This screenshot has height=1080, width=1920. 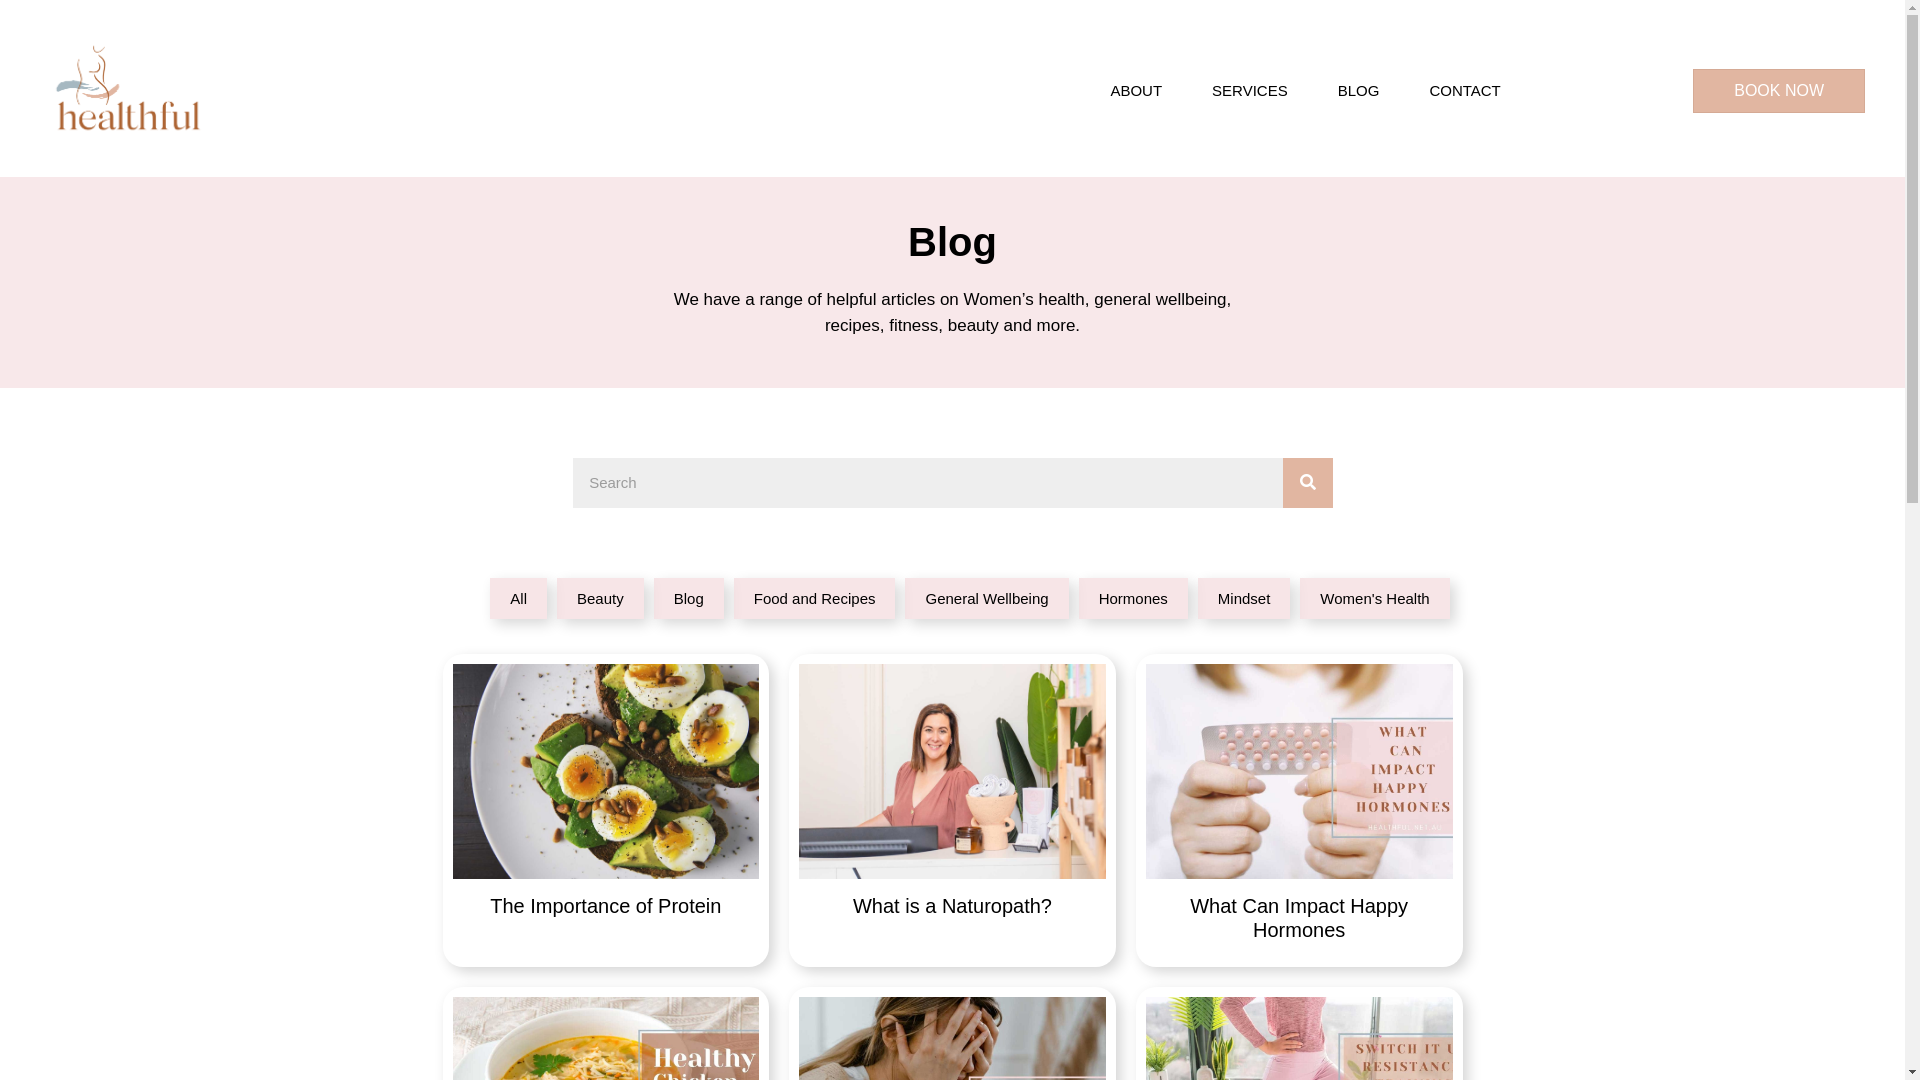 What do you see at coordinates (1191, 91) in the screenshot?
I see `'SERVICES'` at bounding box center [1191, 91].